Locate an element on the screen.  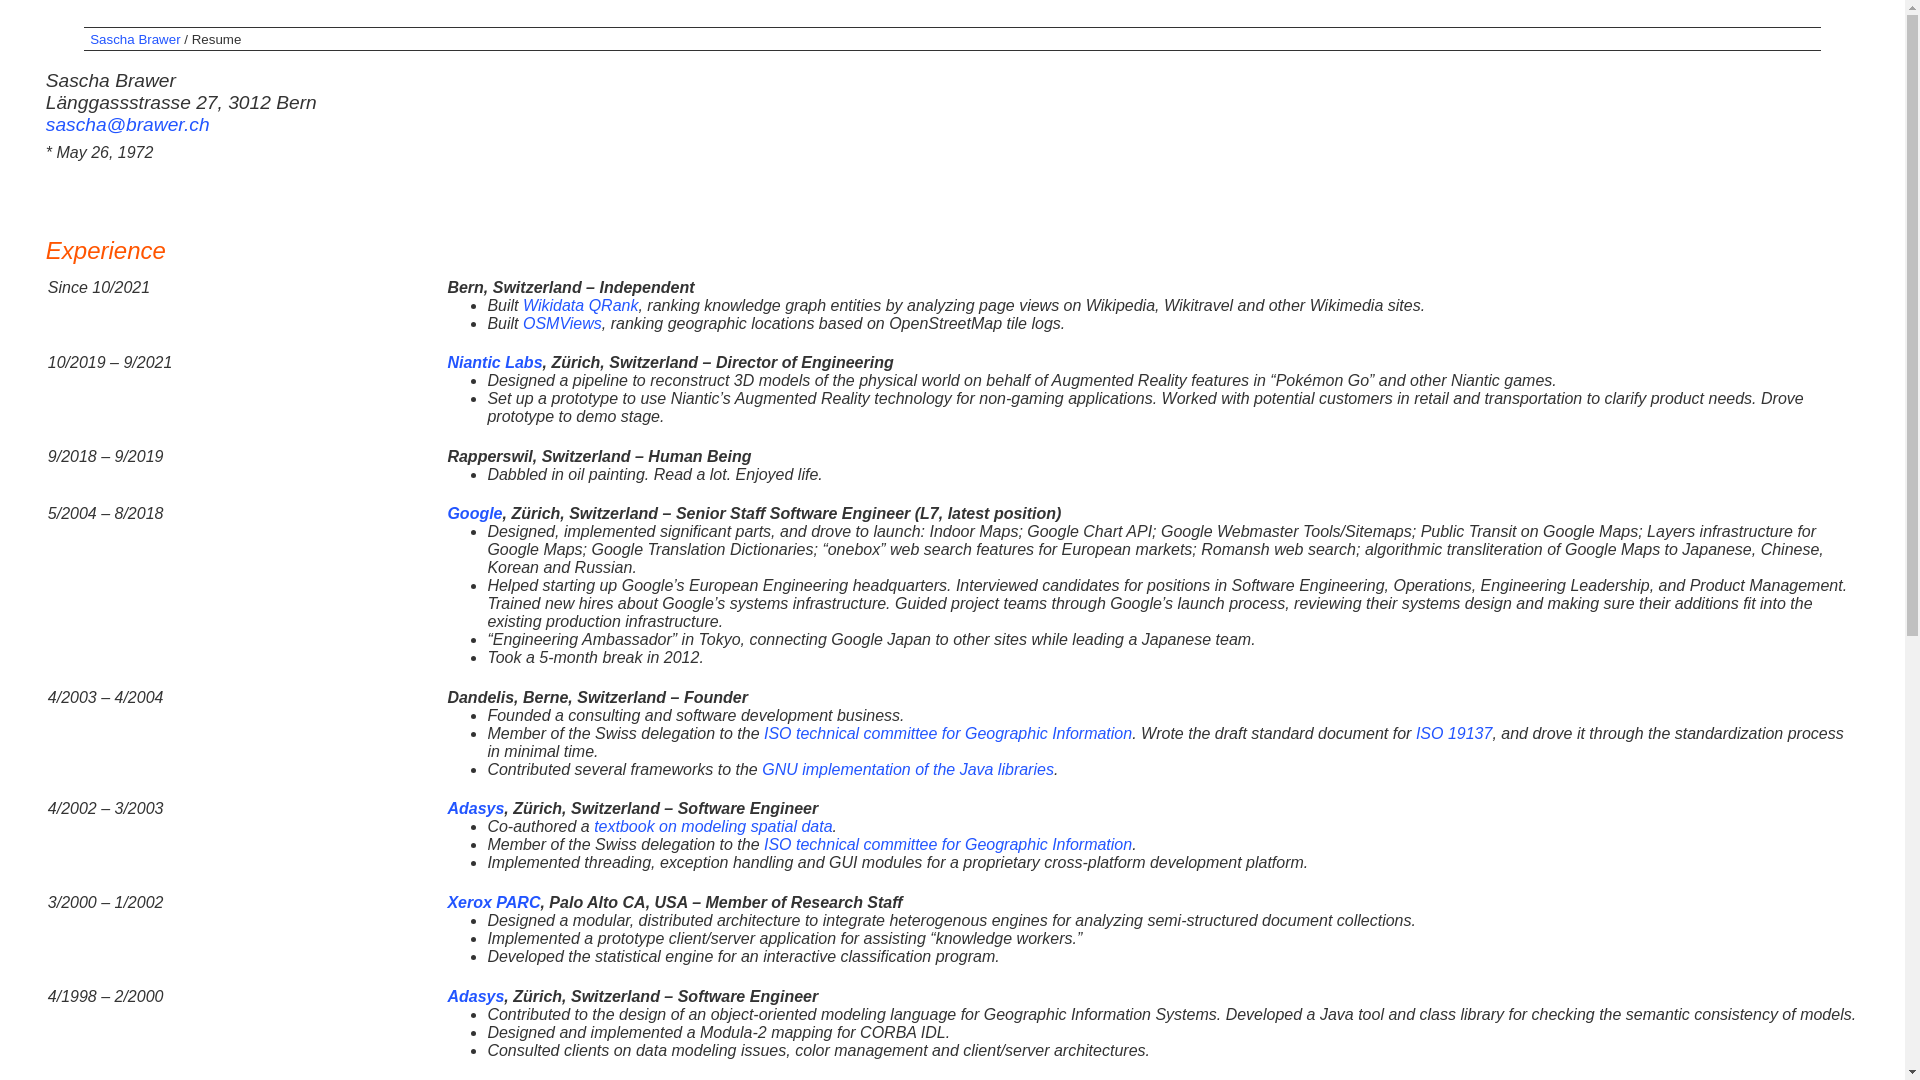
'Adasys' is located at coordinates (445, 807).